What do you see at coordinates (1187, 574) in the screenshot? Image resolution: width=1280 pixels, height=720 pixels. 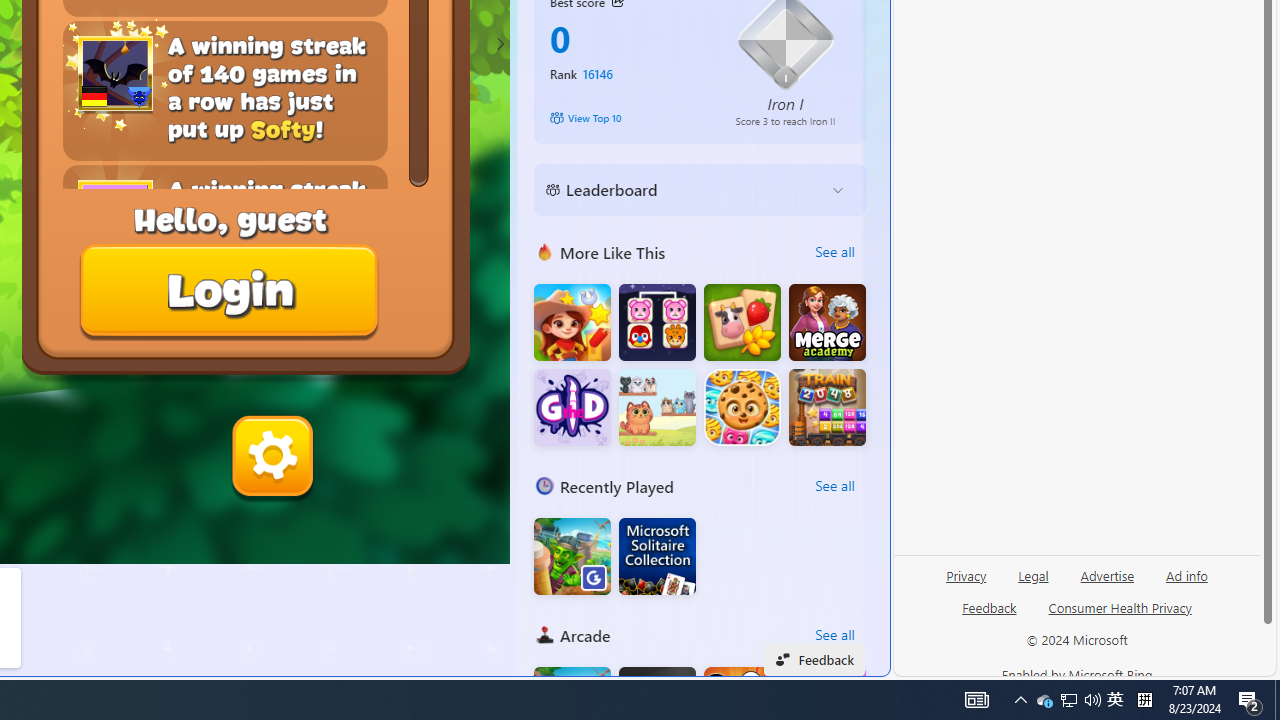 I see `'Ad info'` at bounding box center [1187, 574].